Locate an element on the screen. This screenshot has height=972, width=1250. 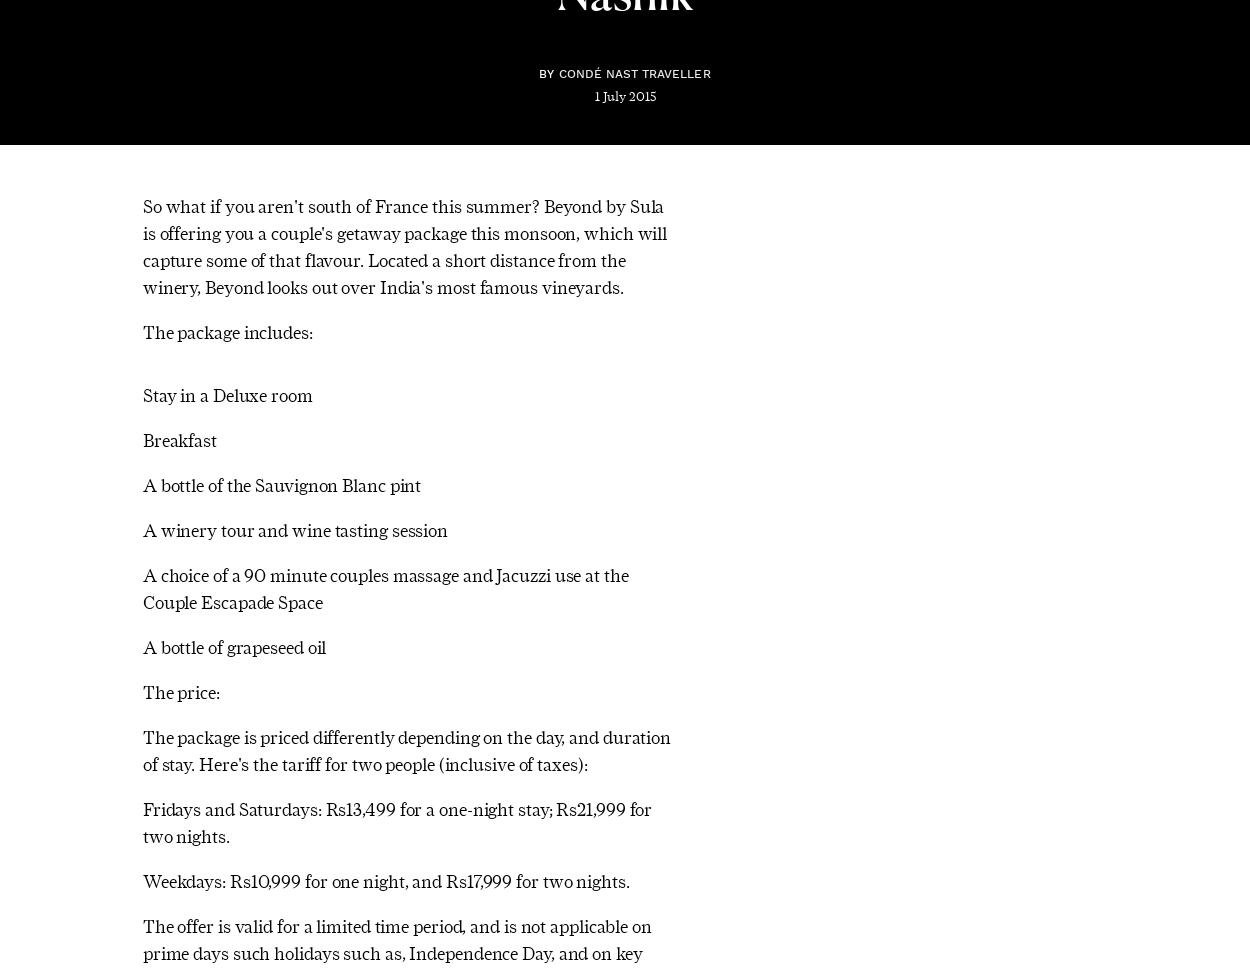
'A bottle of grapeseed oil' is located at coordinates (233, 646).